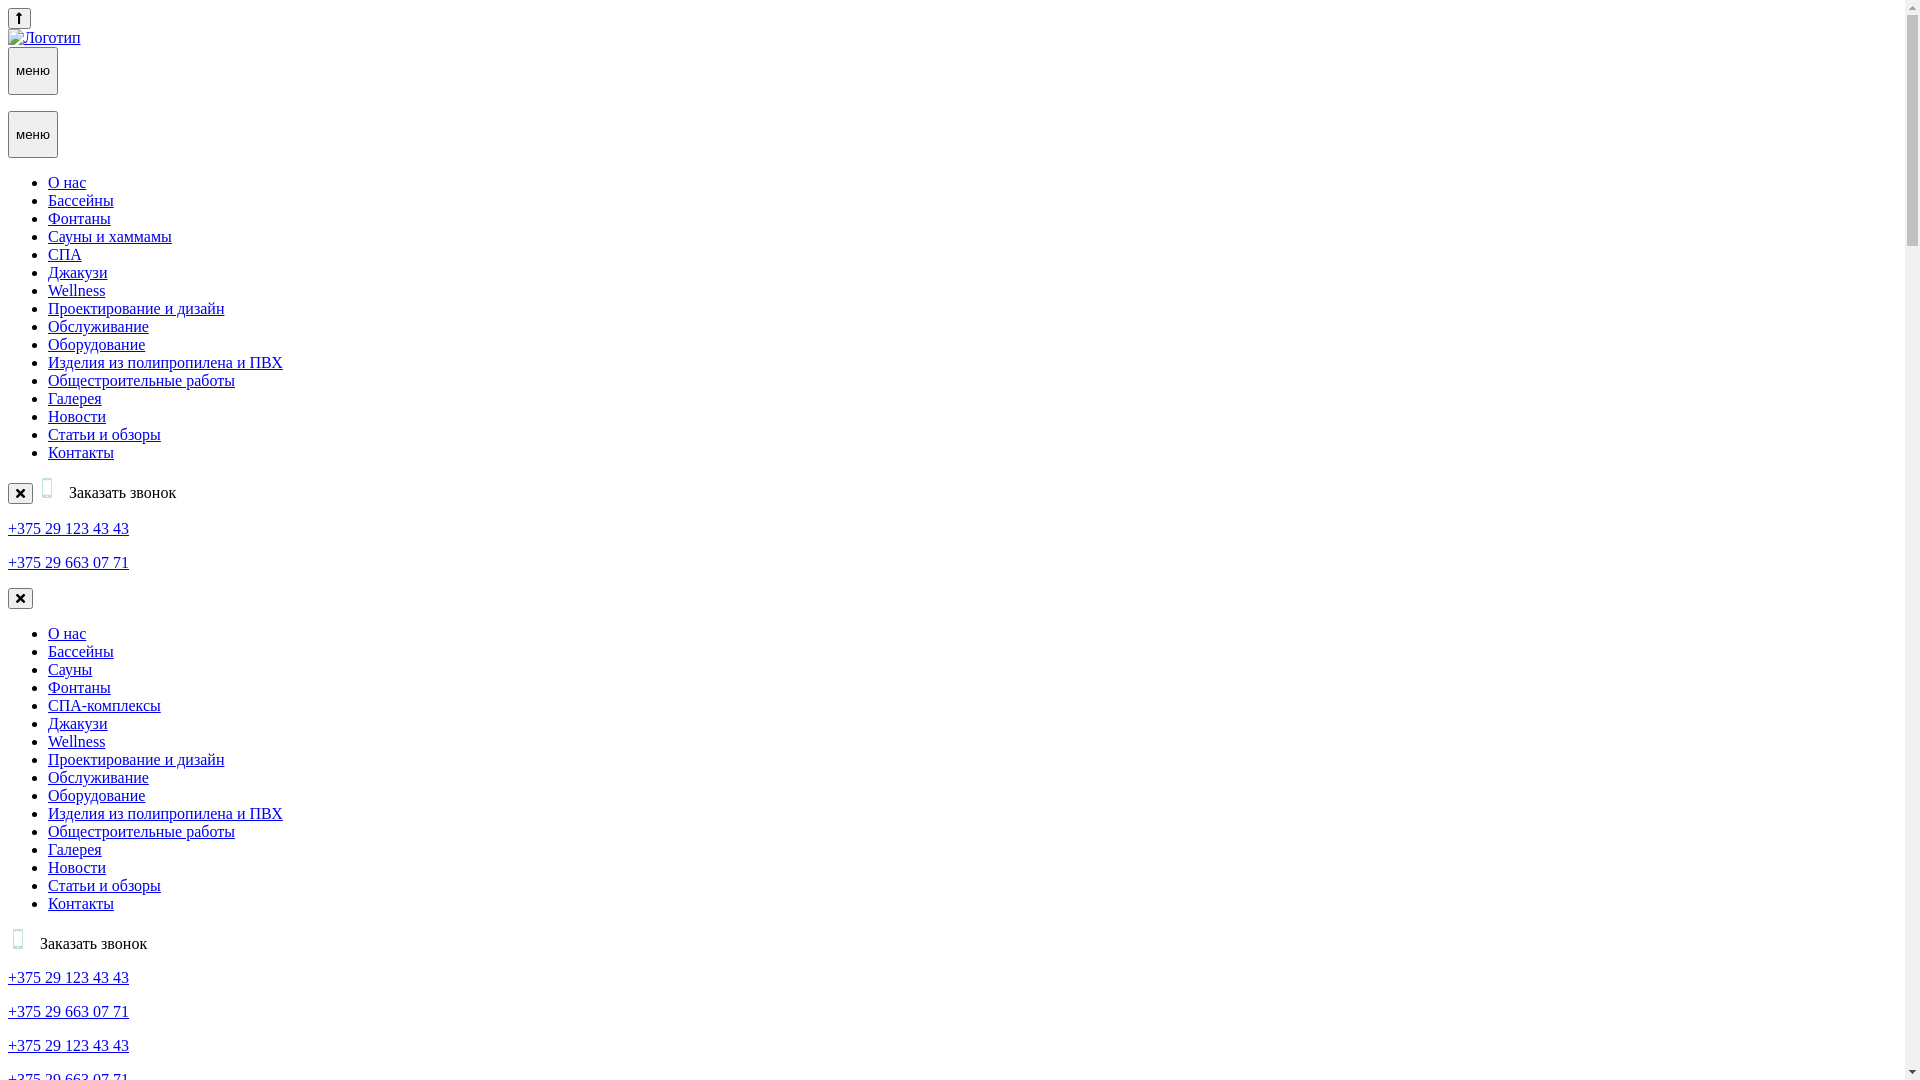 This screenshot has width=1920, height=1080. Describe the element at coordinates (68, 976) in the screenshot. I see `'+375 29 123 43 43'` at that location.